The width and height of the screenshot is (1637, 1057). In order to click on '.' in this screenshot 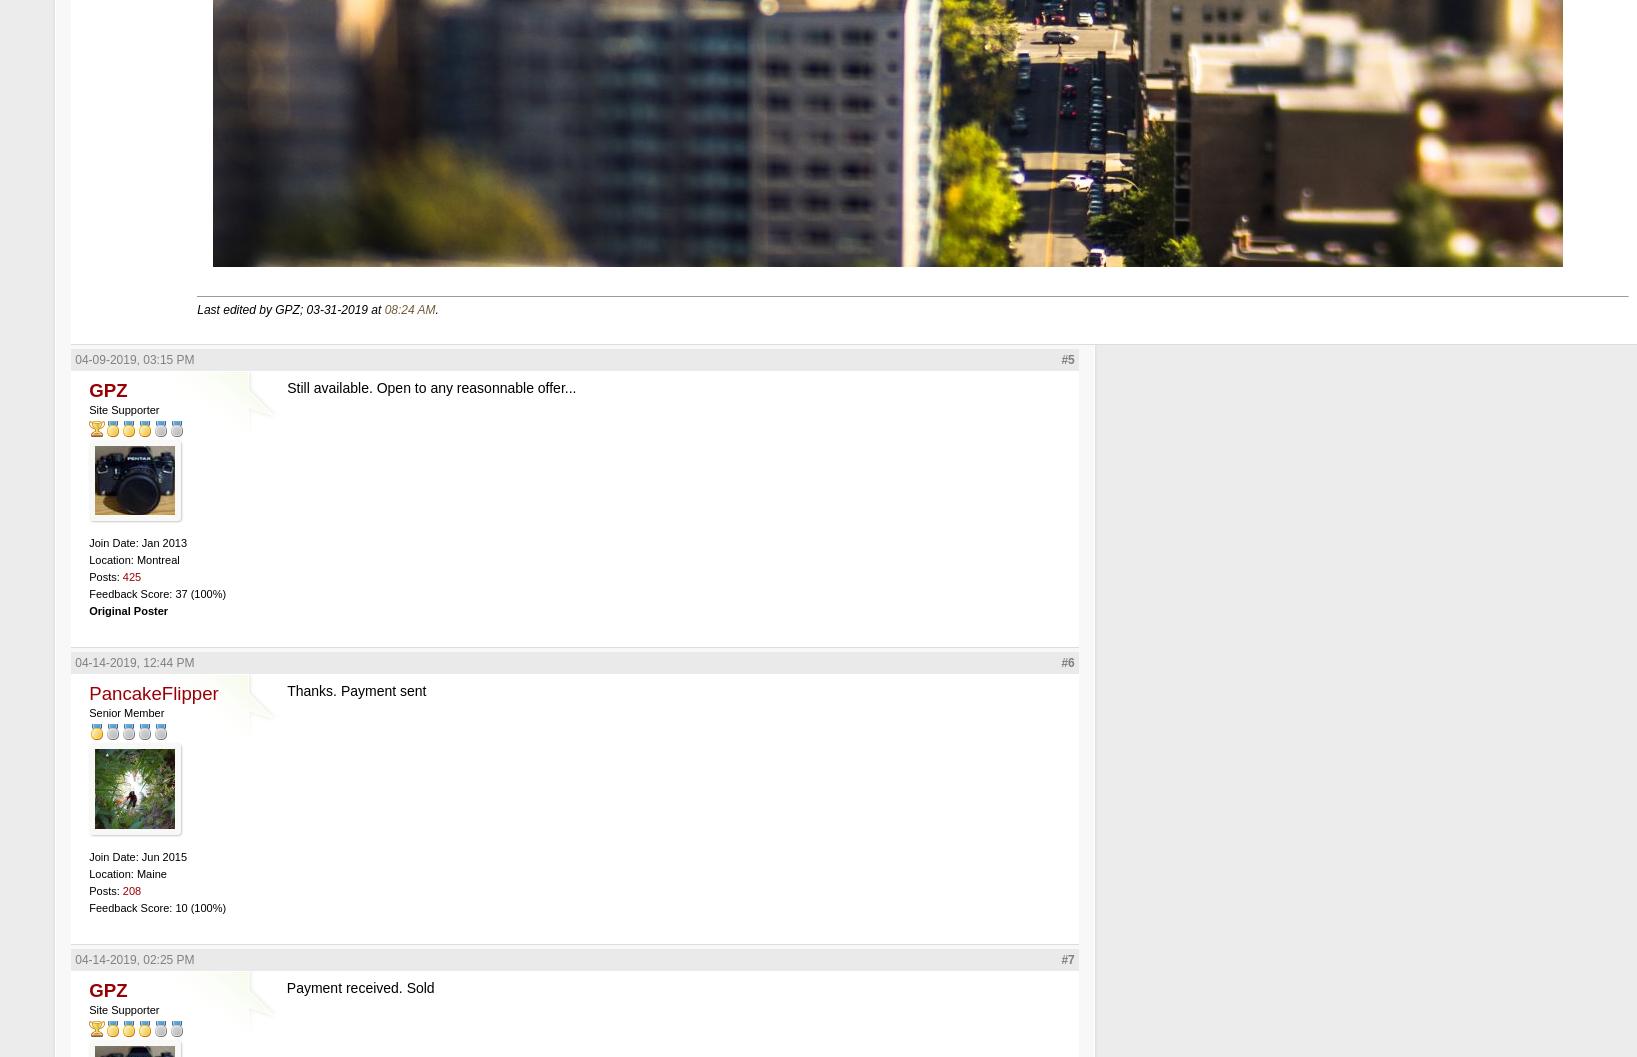, I will do `click(433, 308)`.